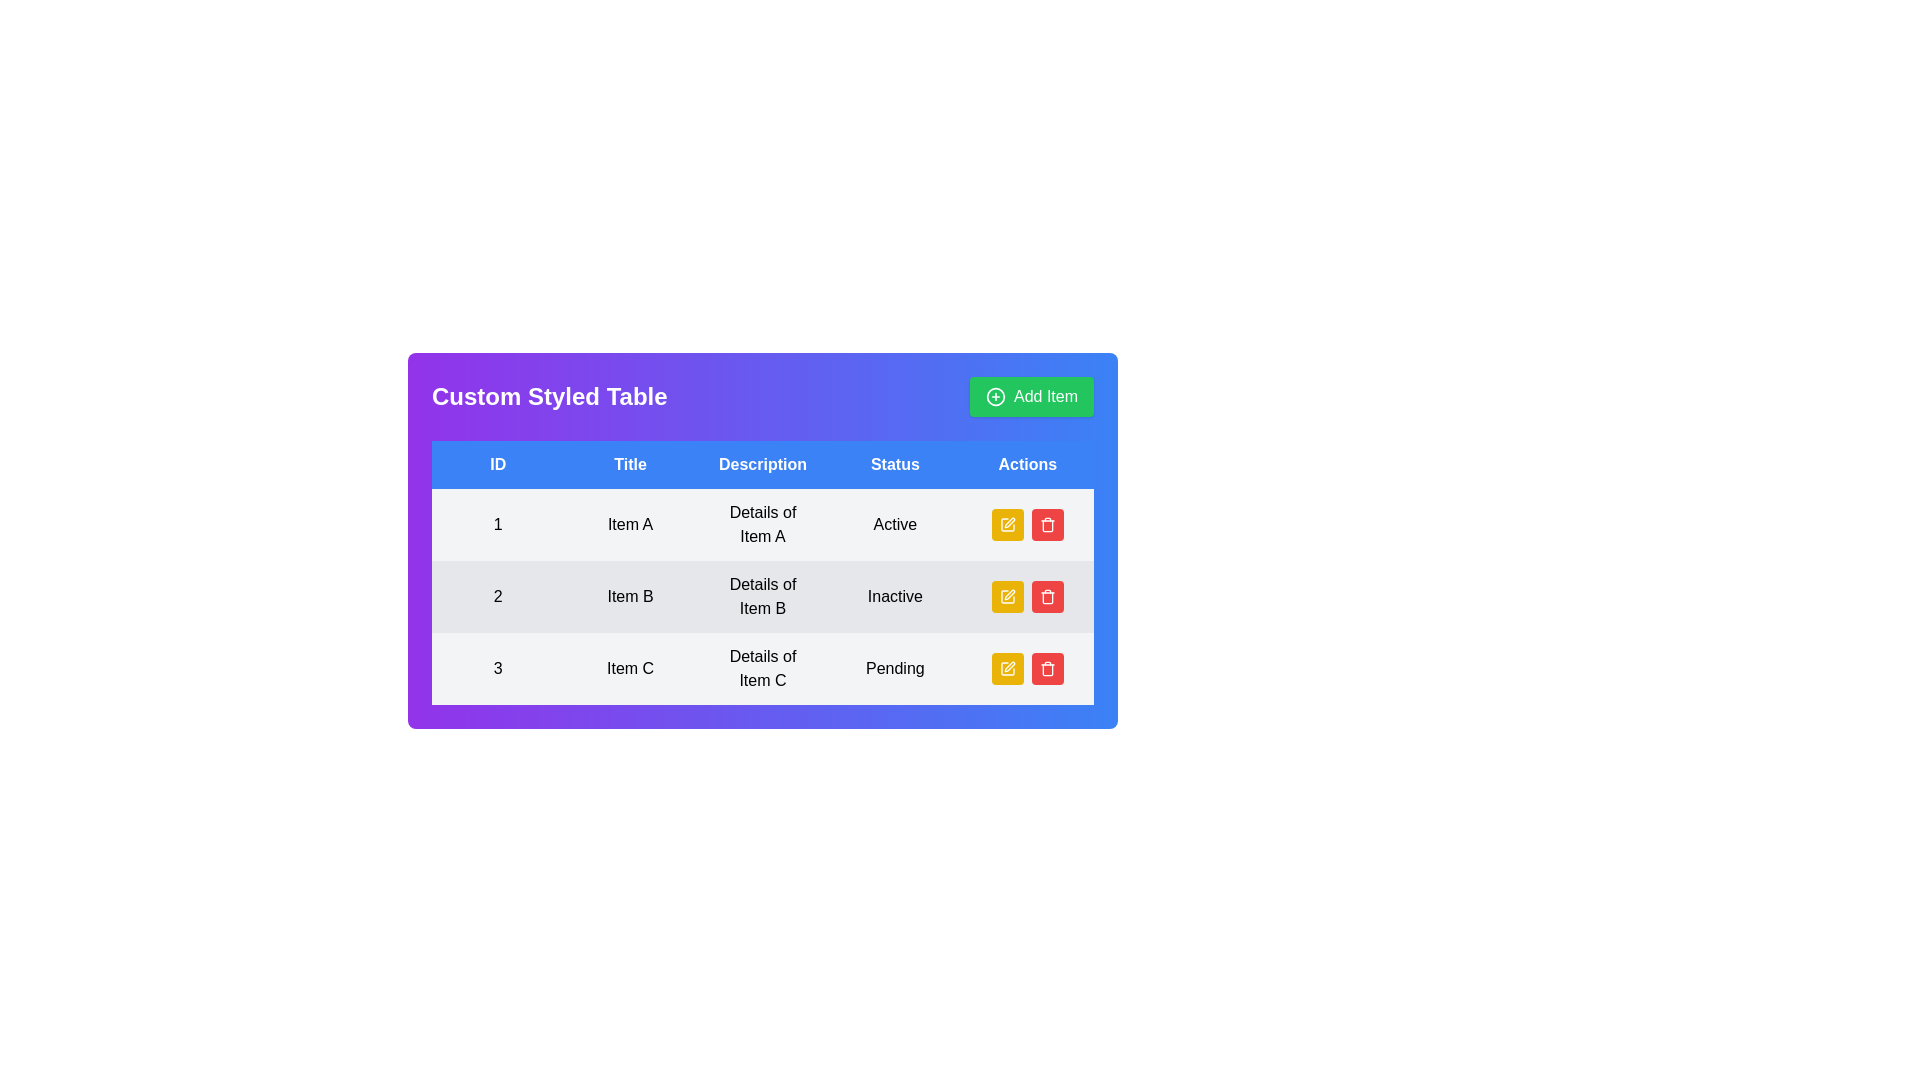 The image size is (1920, 1080). What do you see at coordinates (498, 523) in the screenshot?
I see `the static table cell located in the first column of the first row, which serves as a numeric identifier for the corresponding row in the table` at bounding box center [498, 523].